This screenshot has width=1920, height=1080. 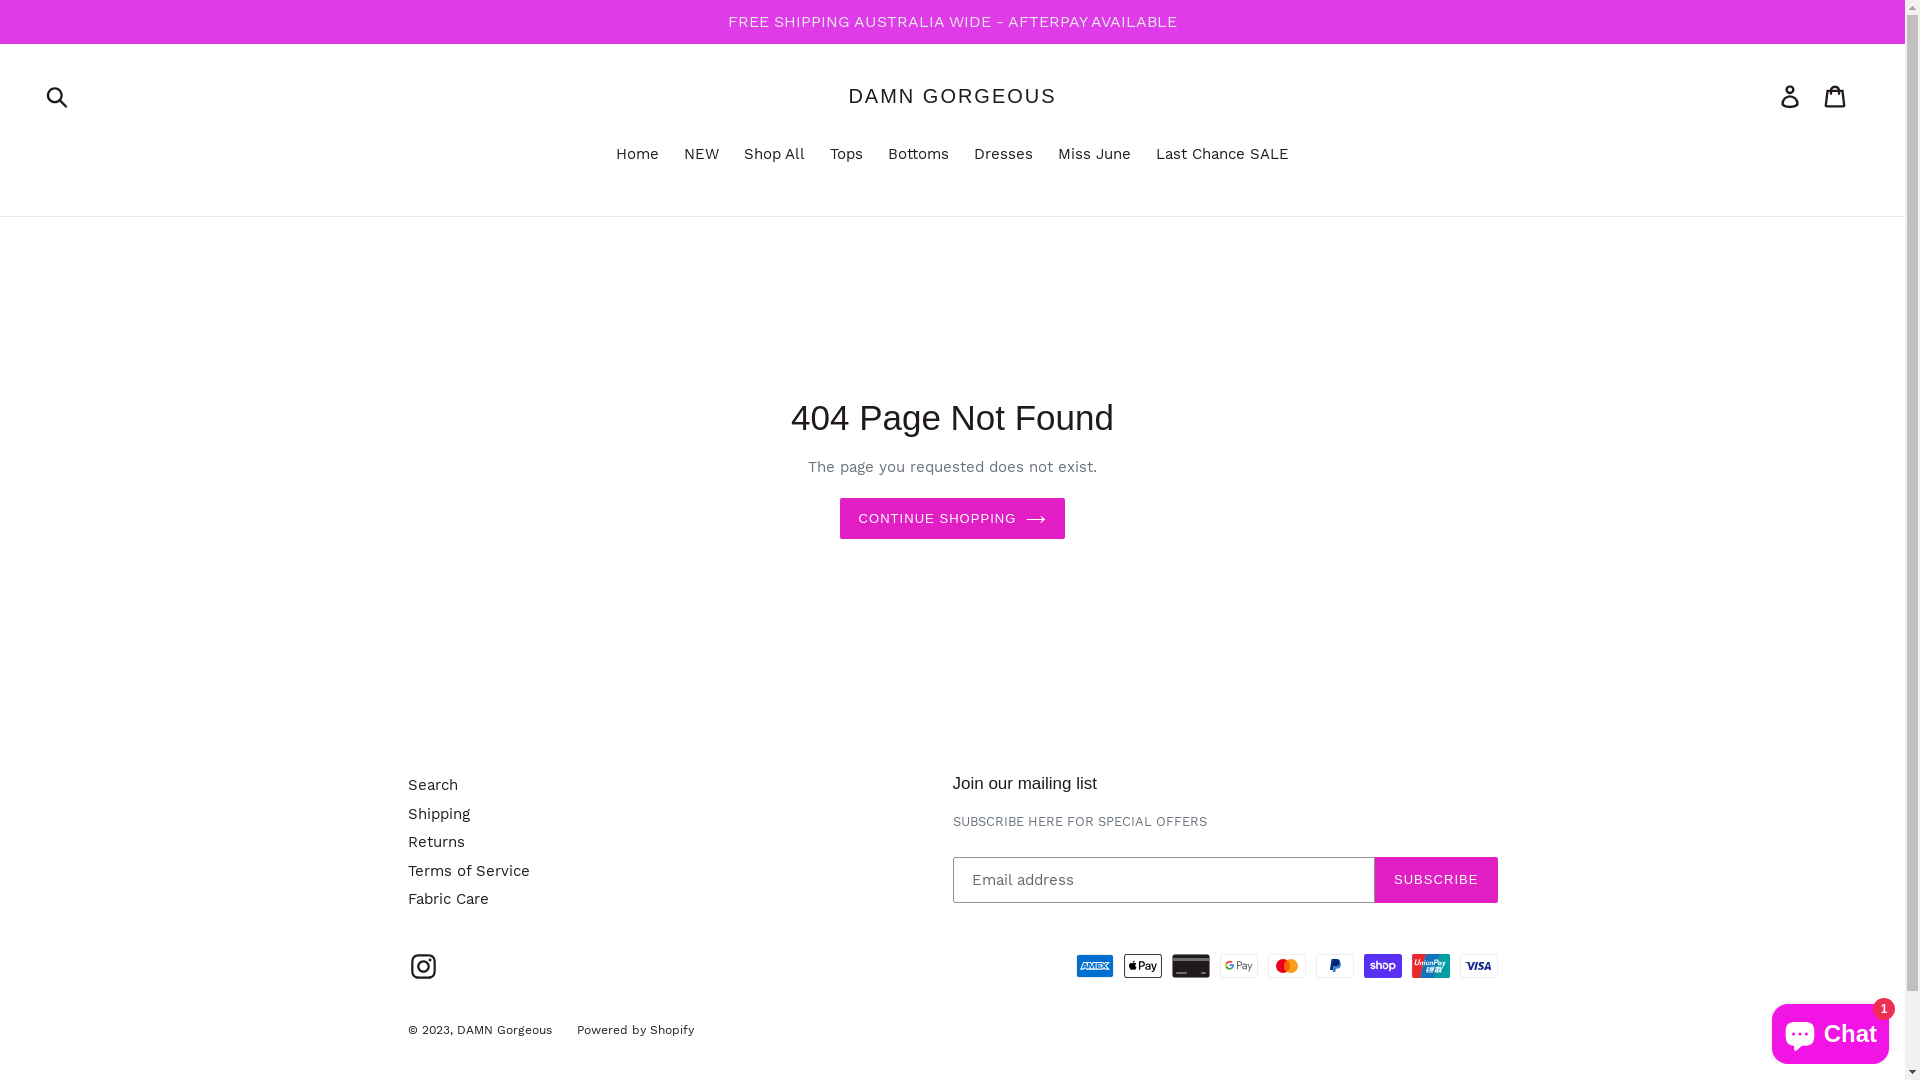 I want to click on 'Search', so click(x=431, y=784).